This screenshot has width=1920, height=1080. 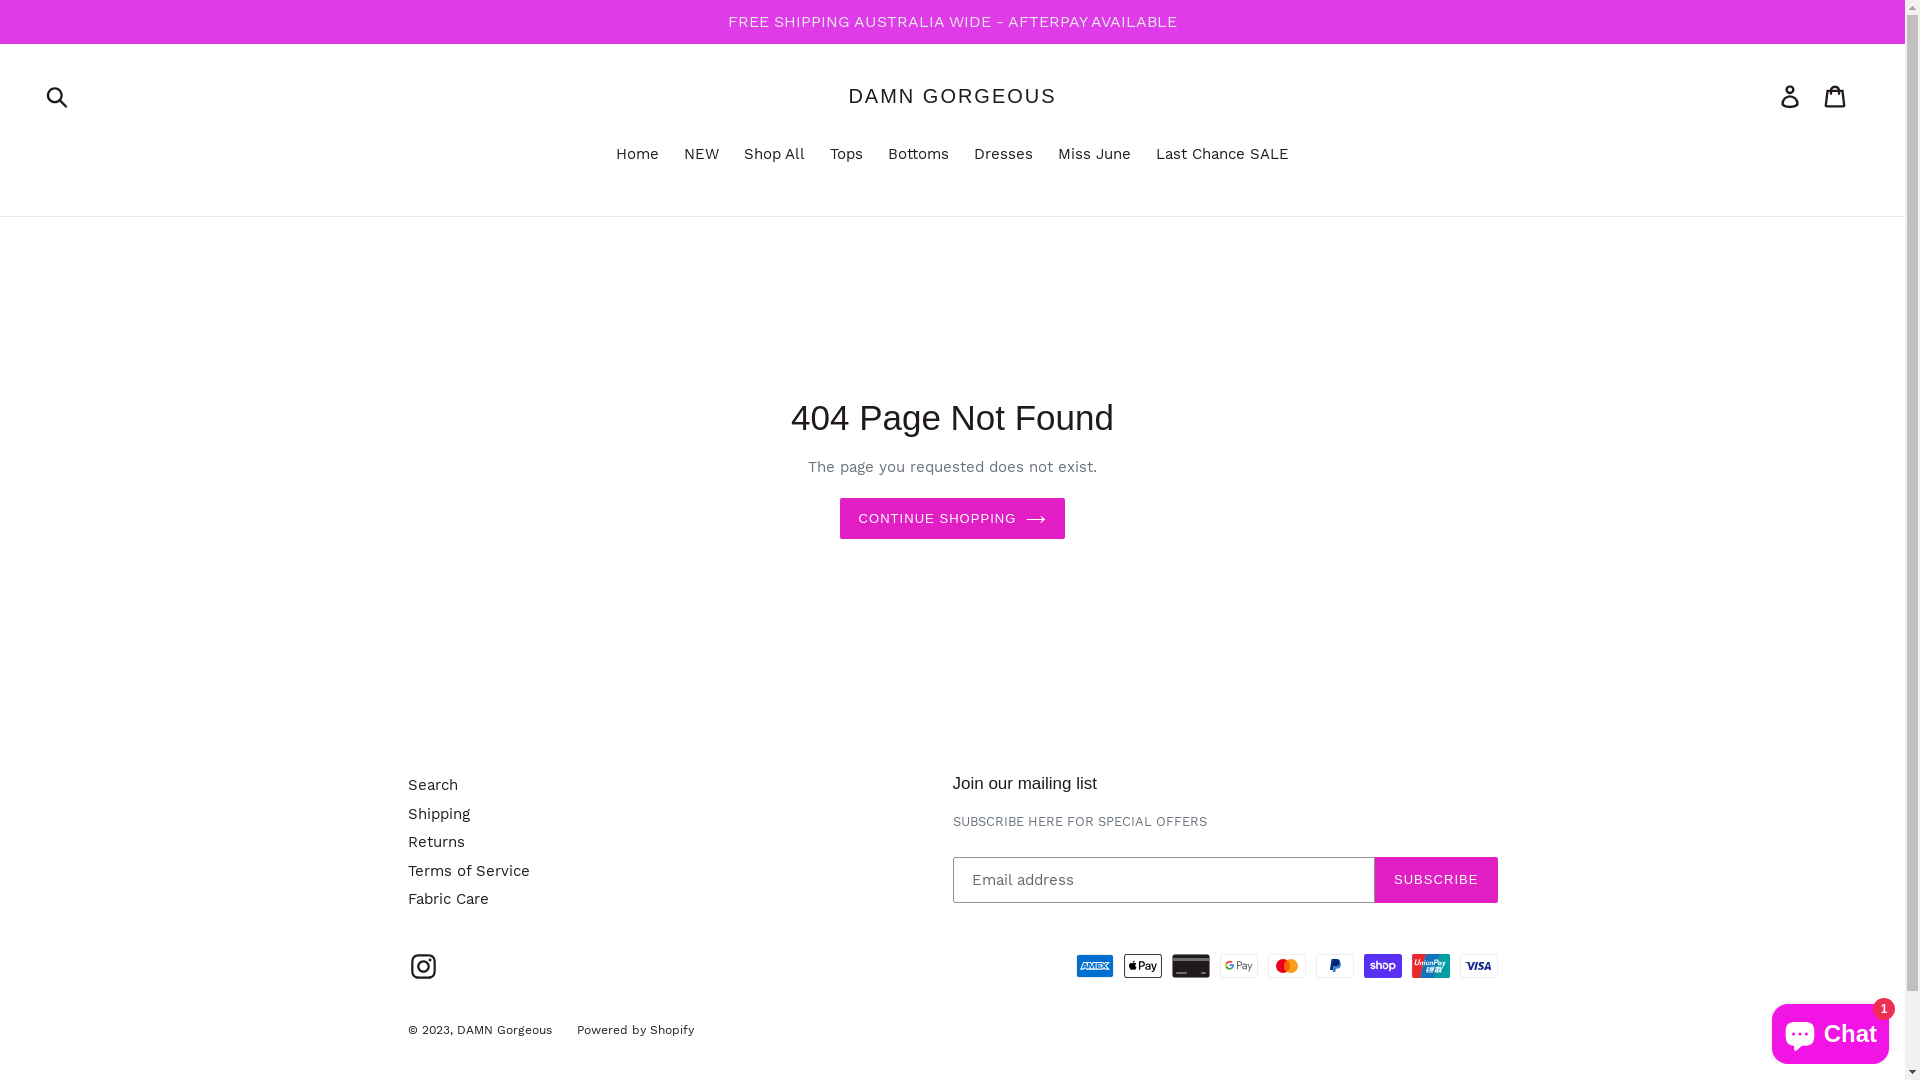 I want to click on 'Search', so click(x=431, y=784).